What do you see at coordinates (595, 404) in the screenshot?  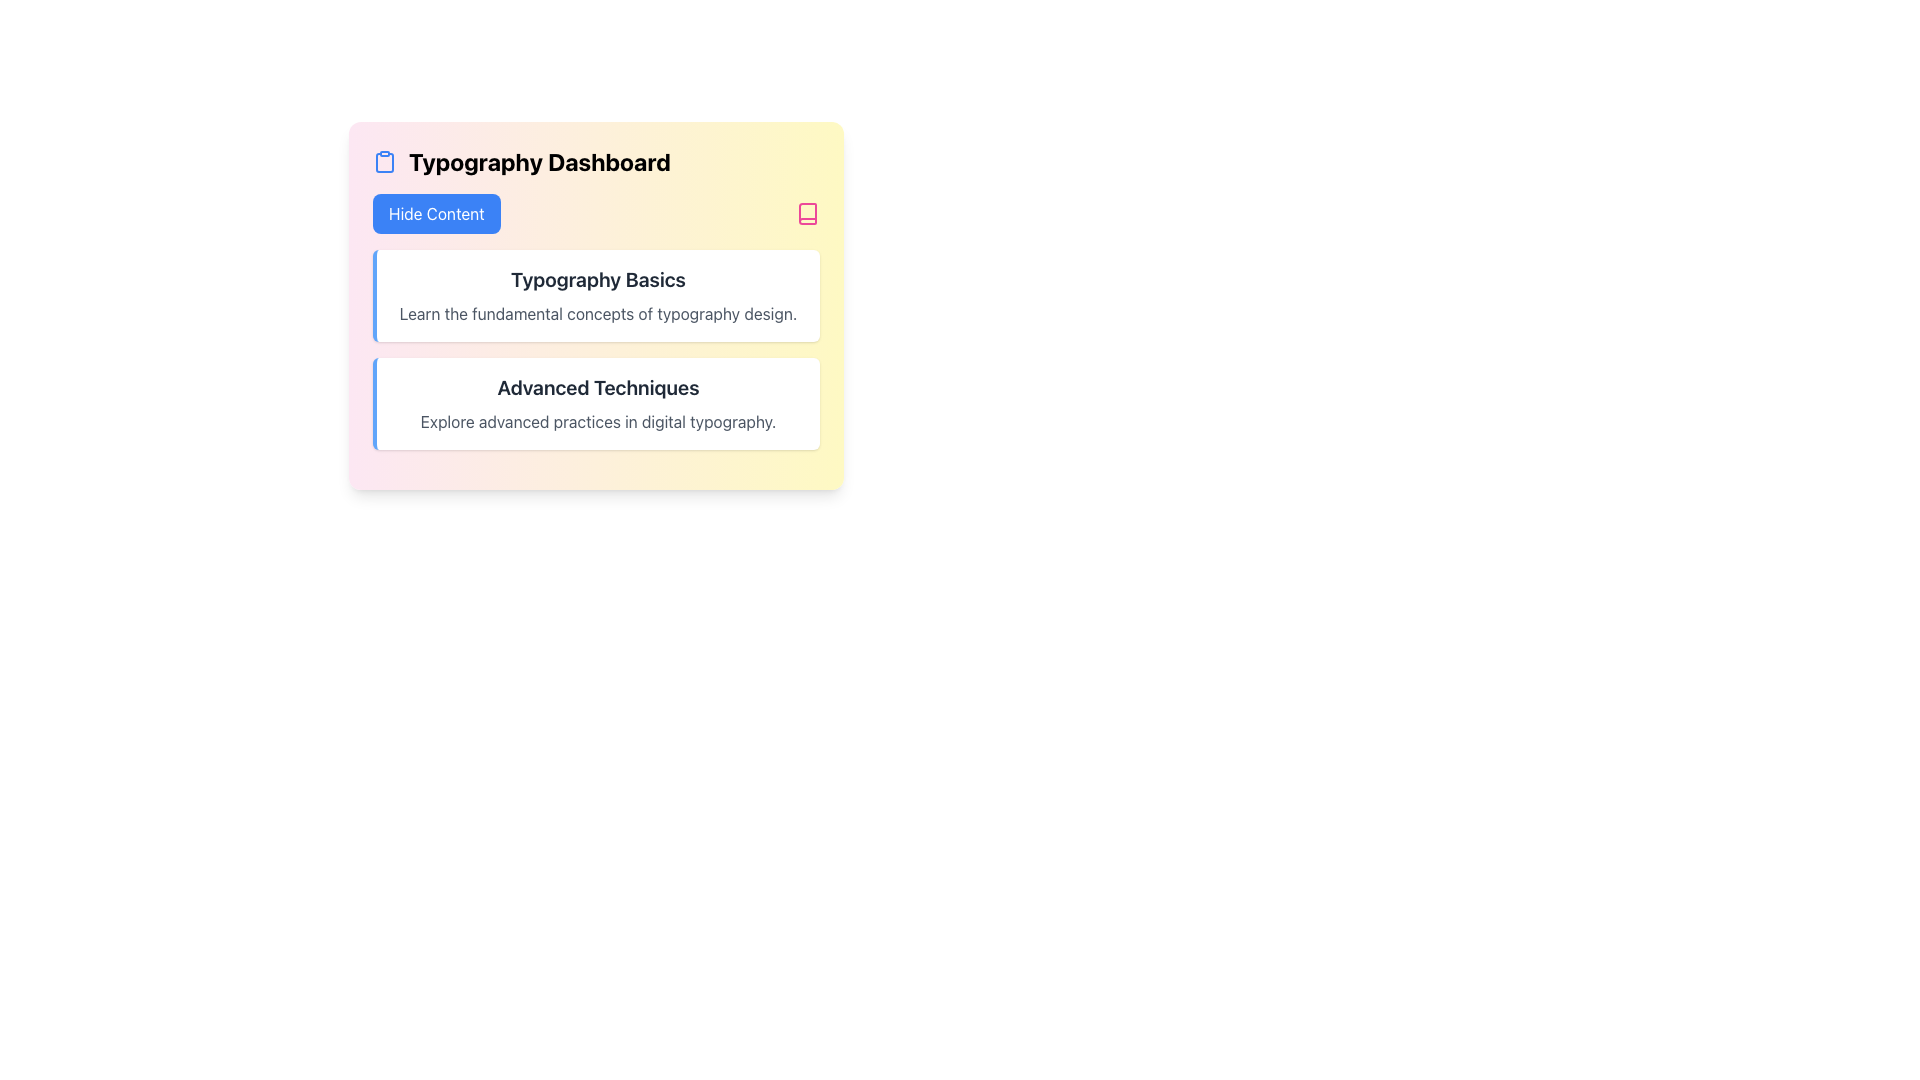 I see `the Information Card that provides details about advanced techniques in typography, positioned as the second card in a vertical list after 'Typography Basics.'` at bounding box center [595, 404].